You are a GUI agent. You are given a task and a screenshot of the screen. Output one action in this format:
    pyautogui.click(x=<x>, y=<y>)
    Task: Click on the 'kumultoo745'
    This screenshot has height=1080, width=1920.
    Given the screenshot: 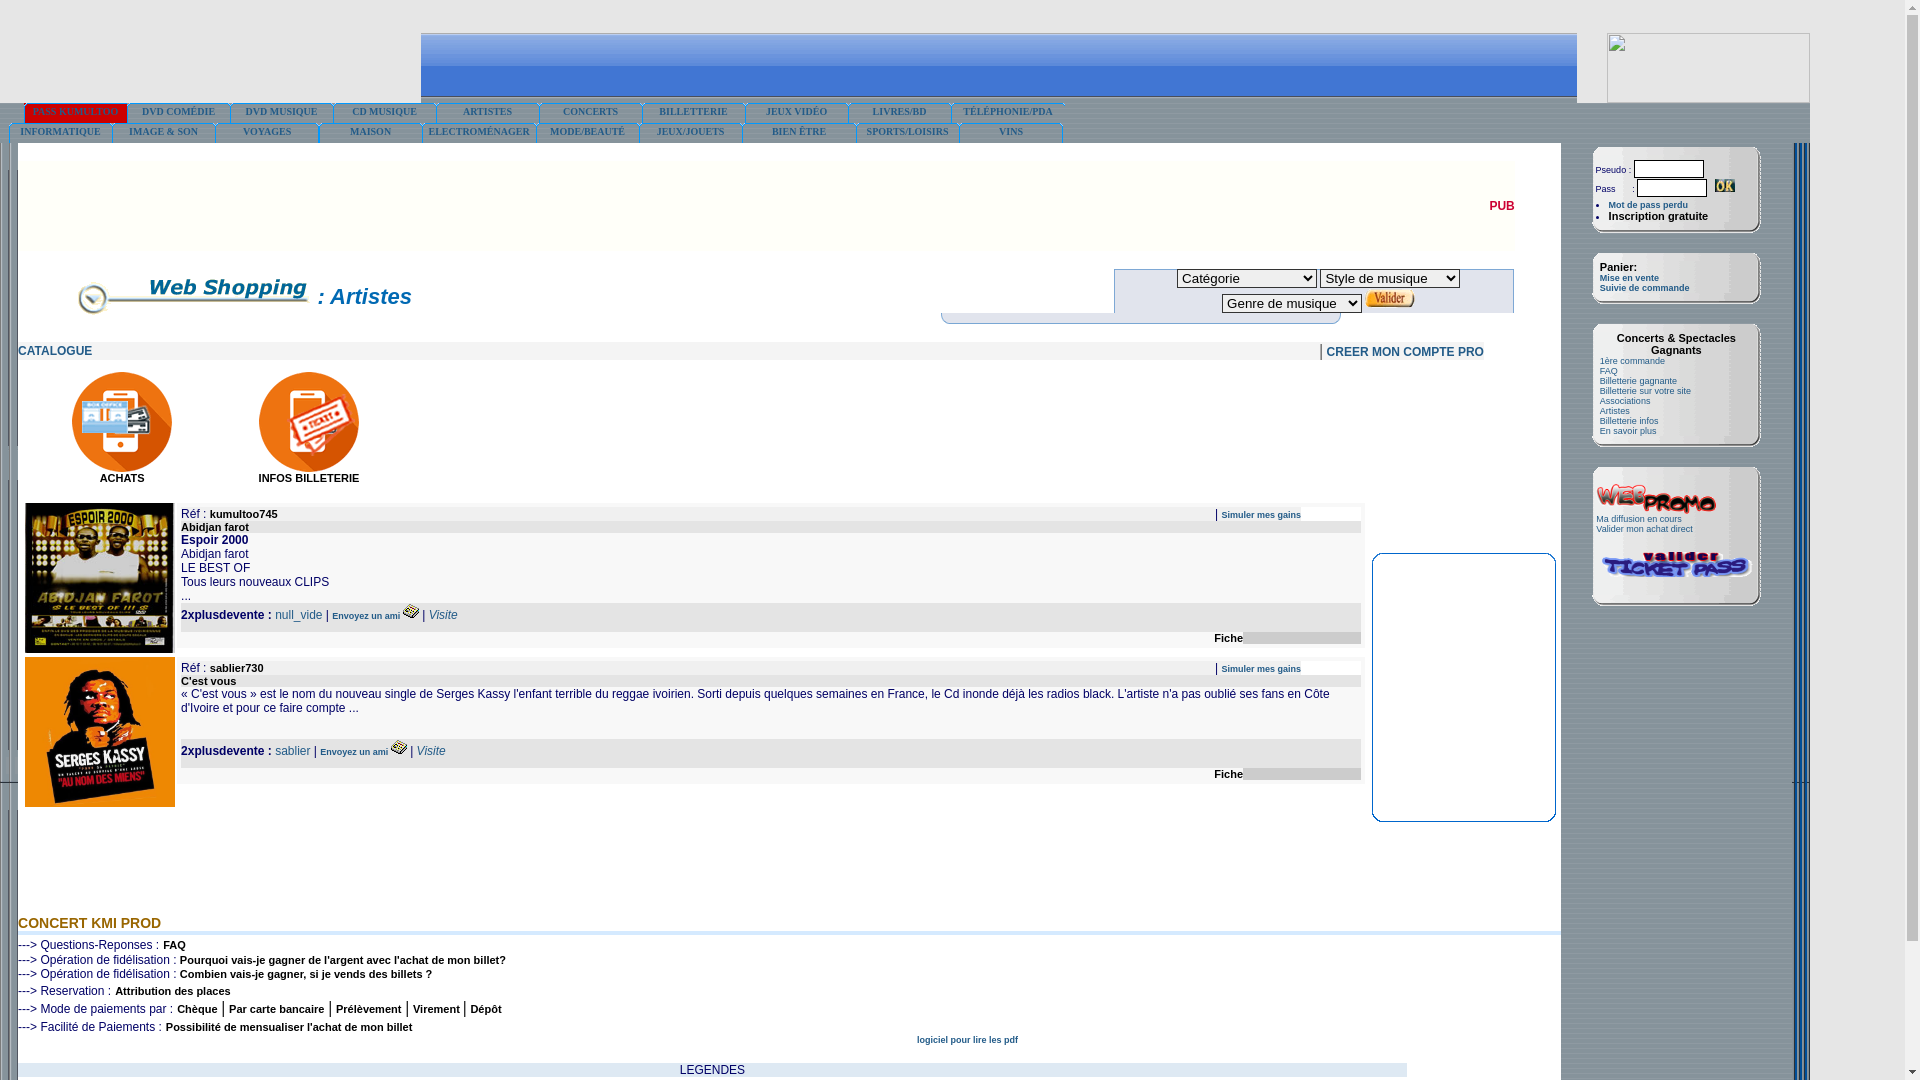 What is the action you would take?
    pyautogui.click(x=243, y=512)
    